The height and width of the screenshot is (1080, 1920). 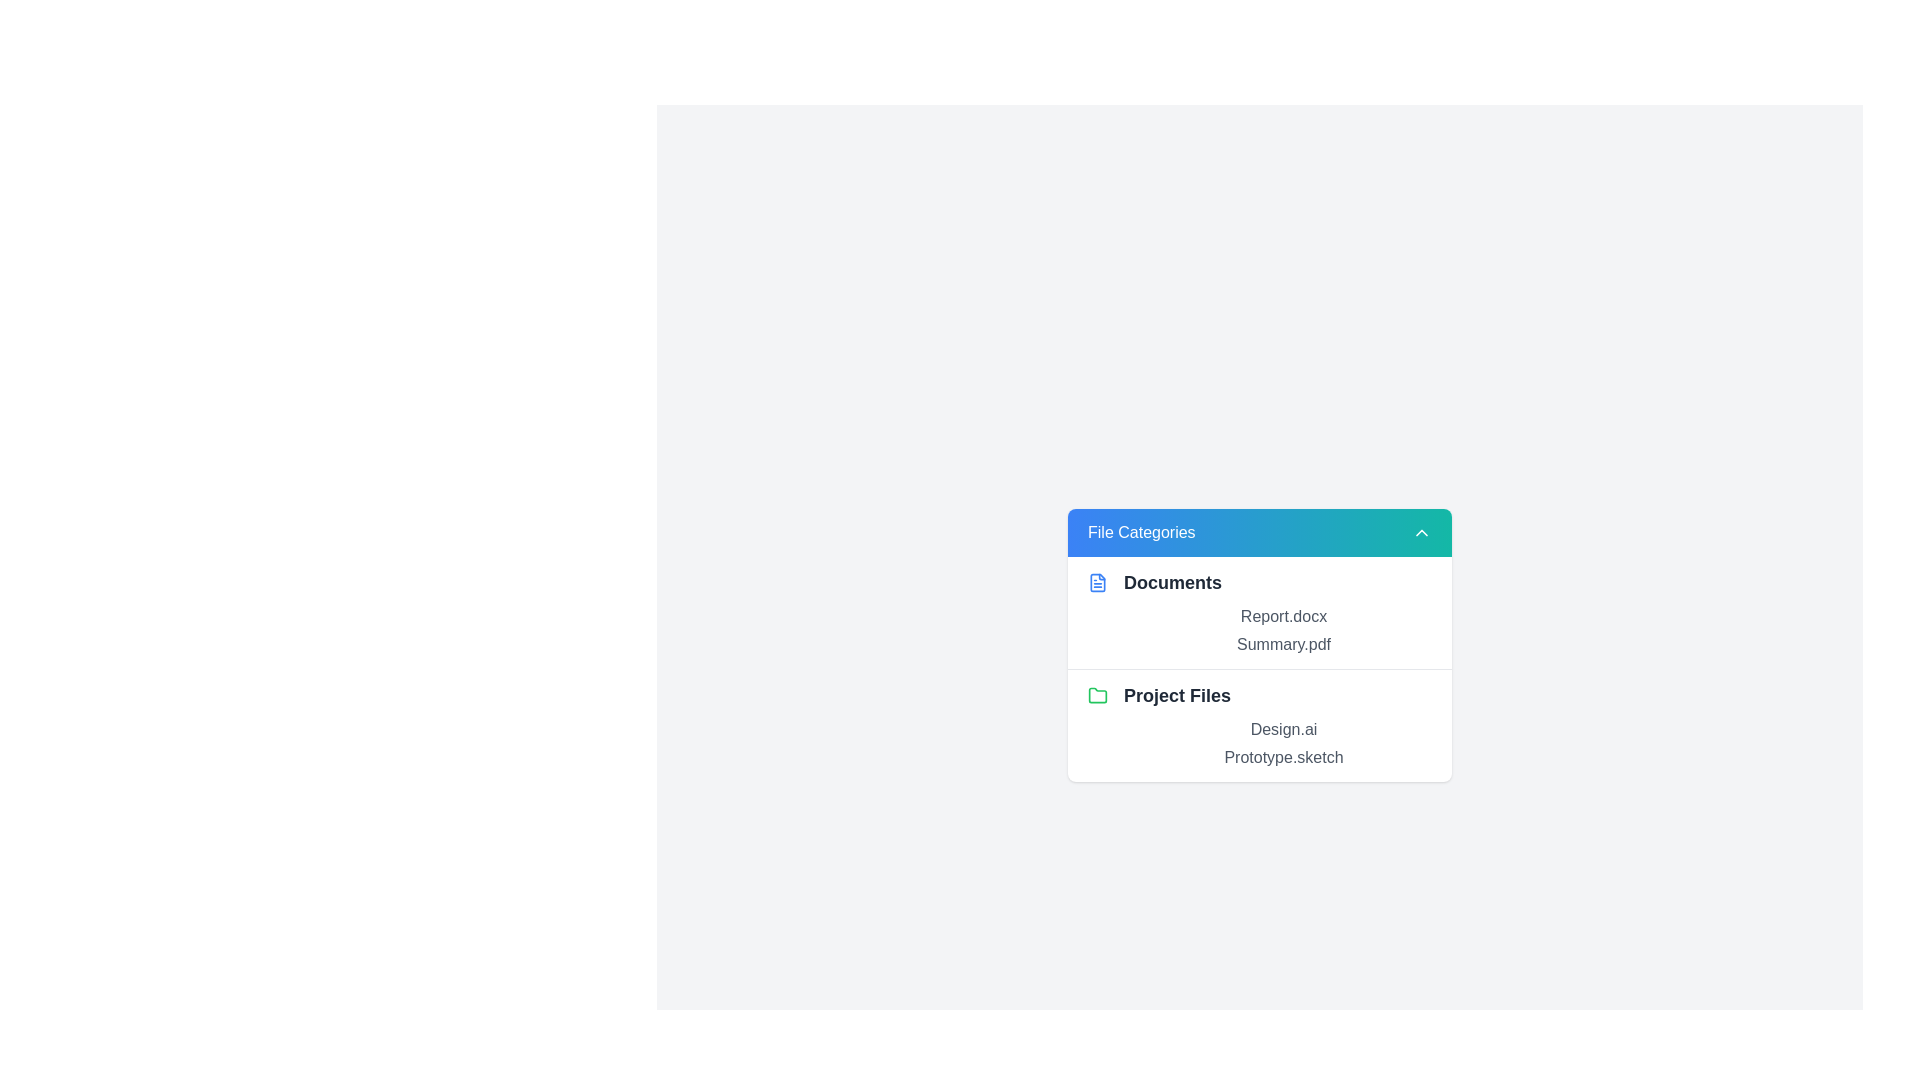 I want to click on the vector graphic element that resembles a sheet of paper with a folded corner, which is part of an icon representing a file or document, so click(x=1097, y=582).